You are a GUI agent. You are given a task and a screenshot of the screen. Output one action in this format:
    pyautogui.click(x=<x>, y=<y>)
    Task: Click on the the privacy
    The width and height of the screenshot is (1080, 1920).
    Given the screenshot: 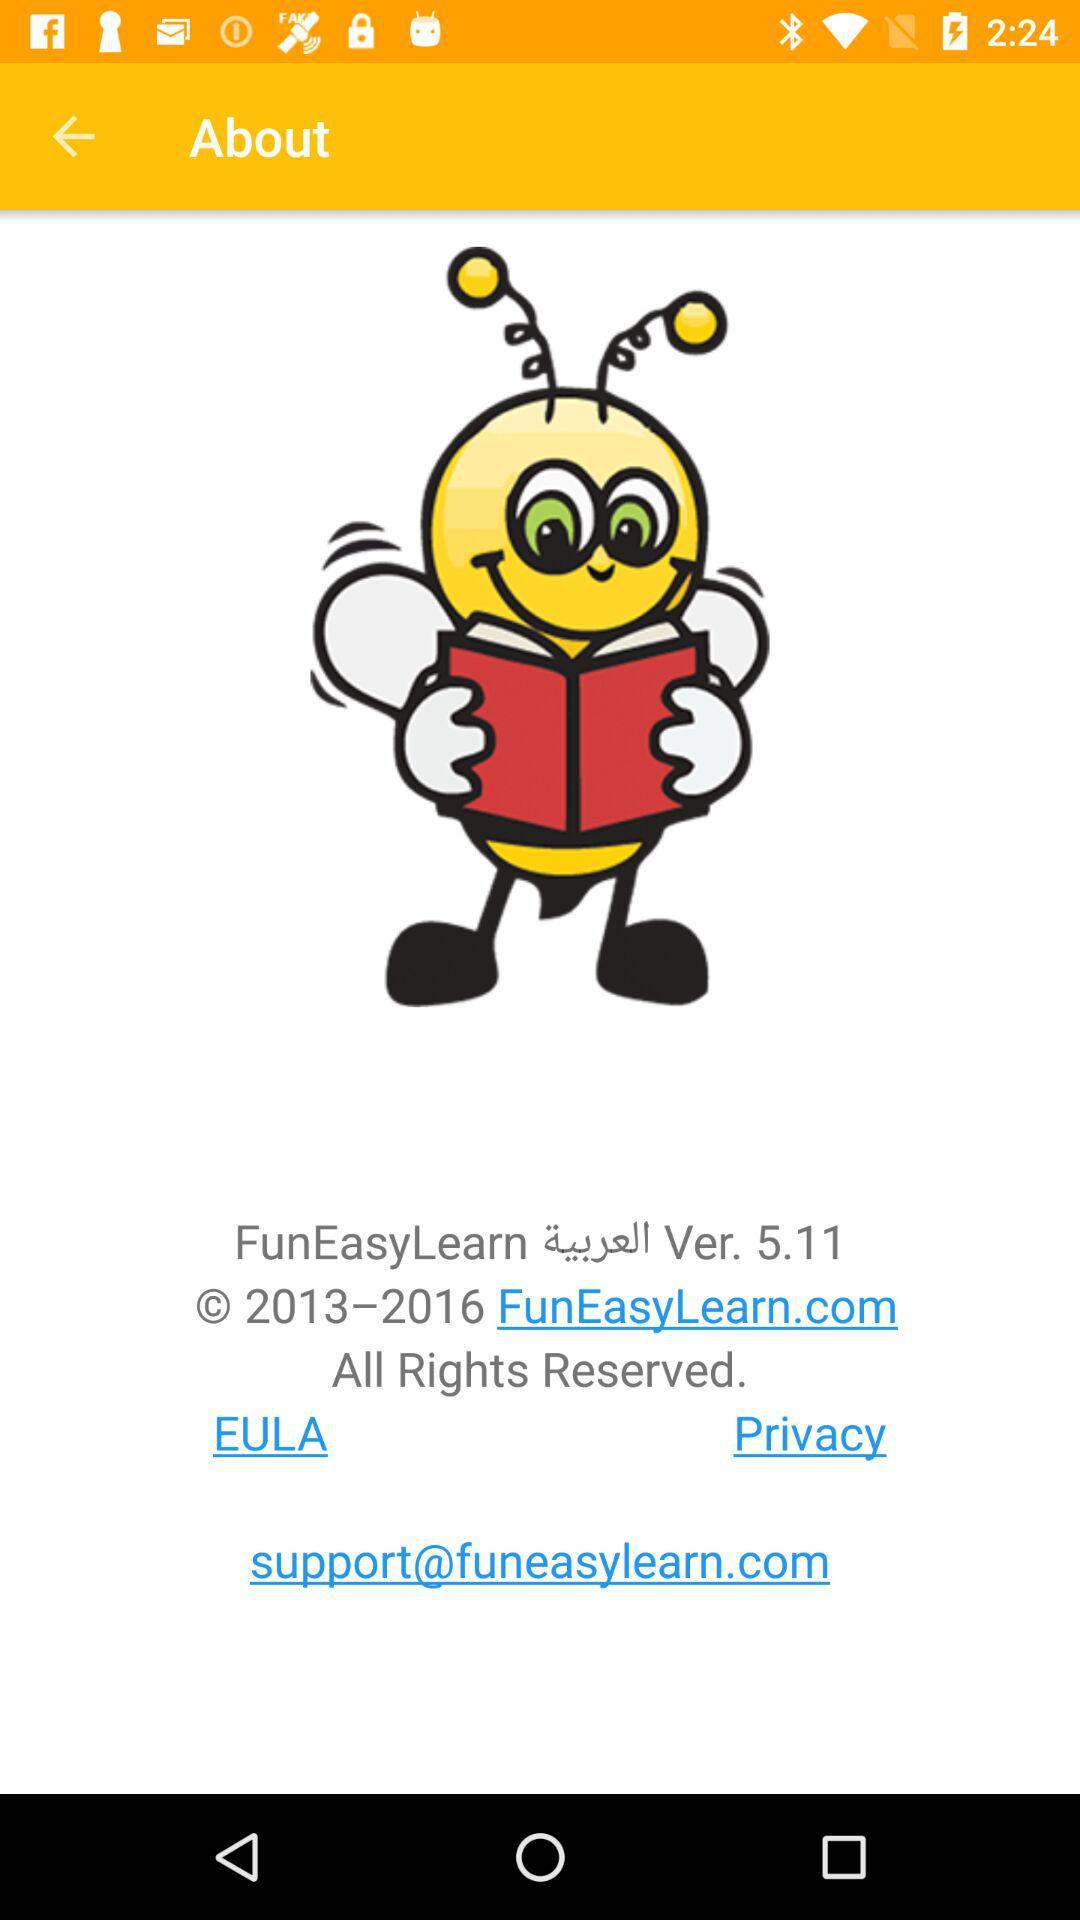 What is the action you would take?
    pyautogui.click(x=810, y=1431)
    